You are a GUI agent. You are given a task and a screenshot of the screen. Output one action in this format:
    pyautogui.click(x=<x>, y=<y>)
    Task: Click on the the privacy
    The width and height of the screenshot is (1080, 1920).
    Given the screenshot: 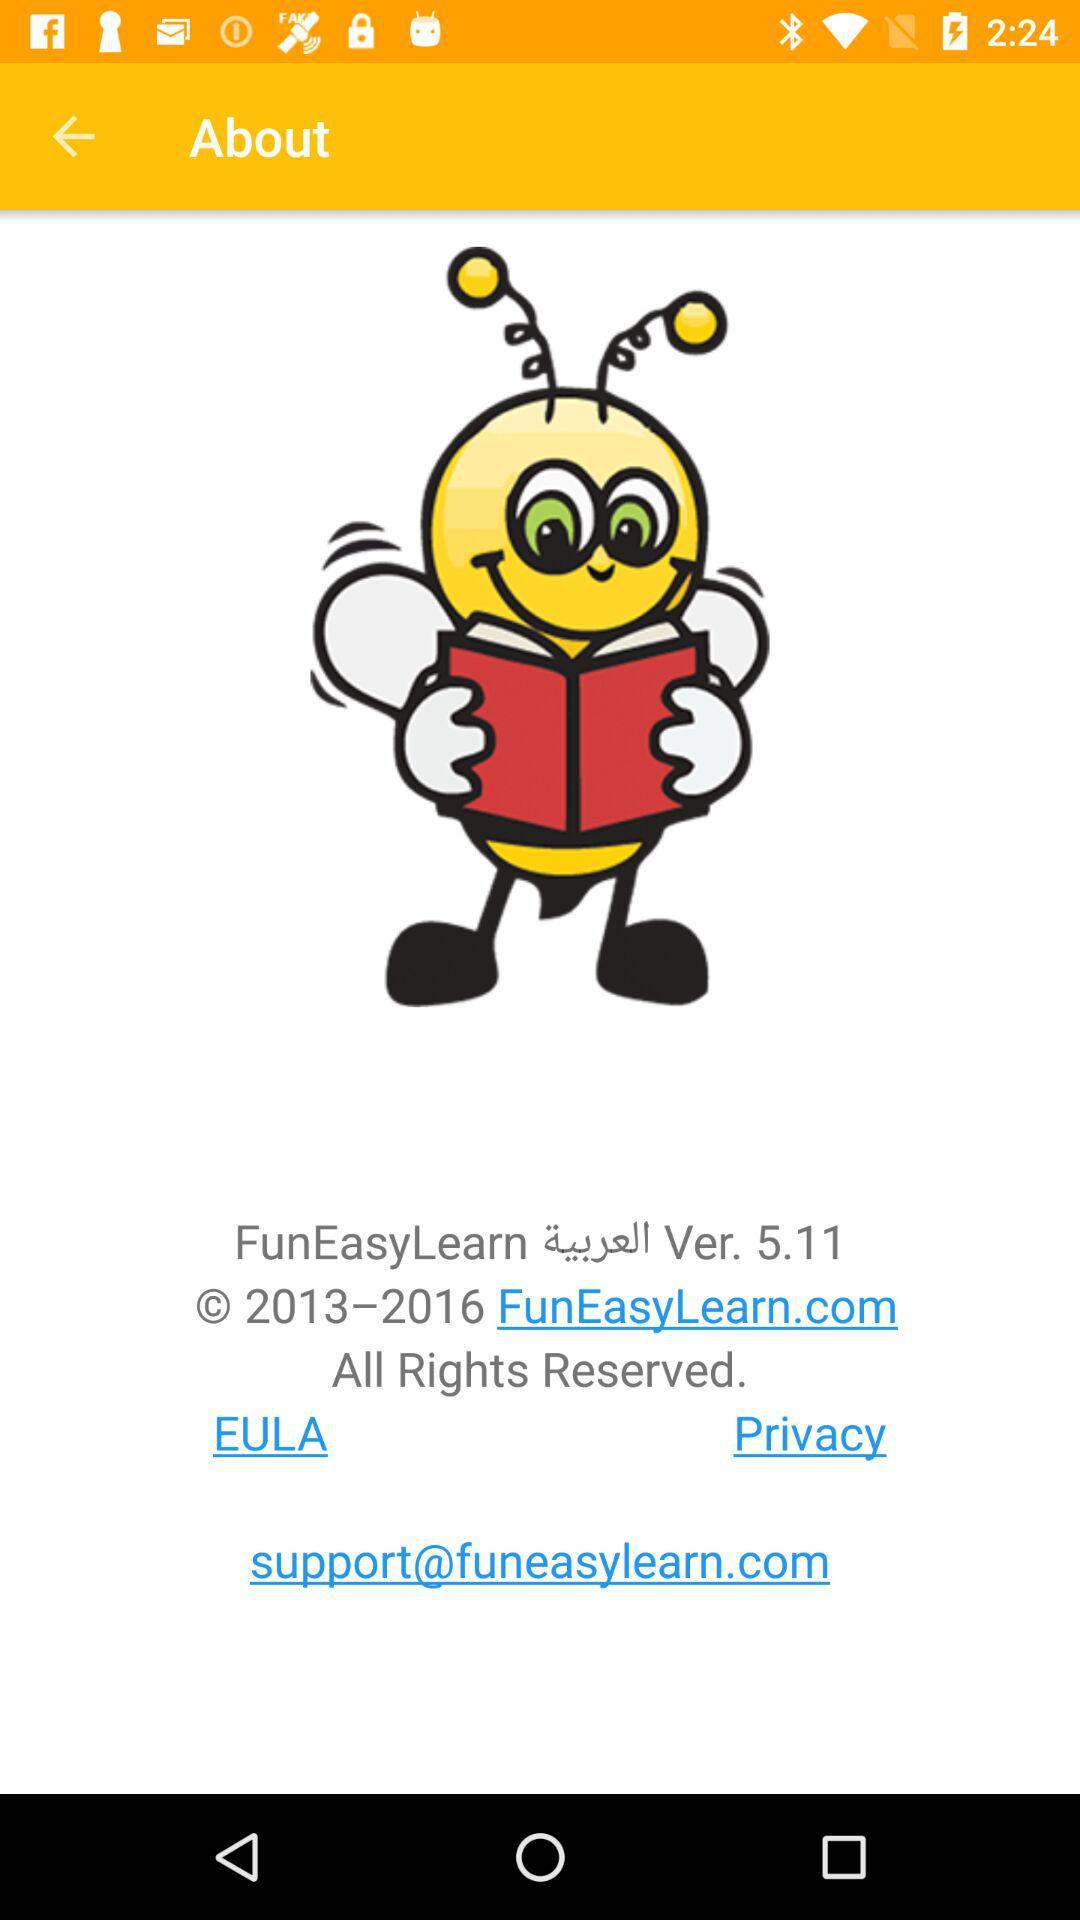 What is the action you would take?
    pyautogui.click(x=810, y=1431)
    